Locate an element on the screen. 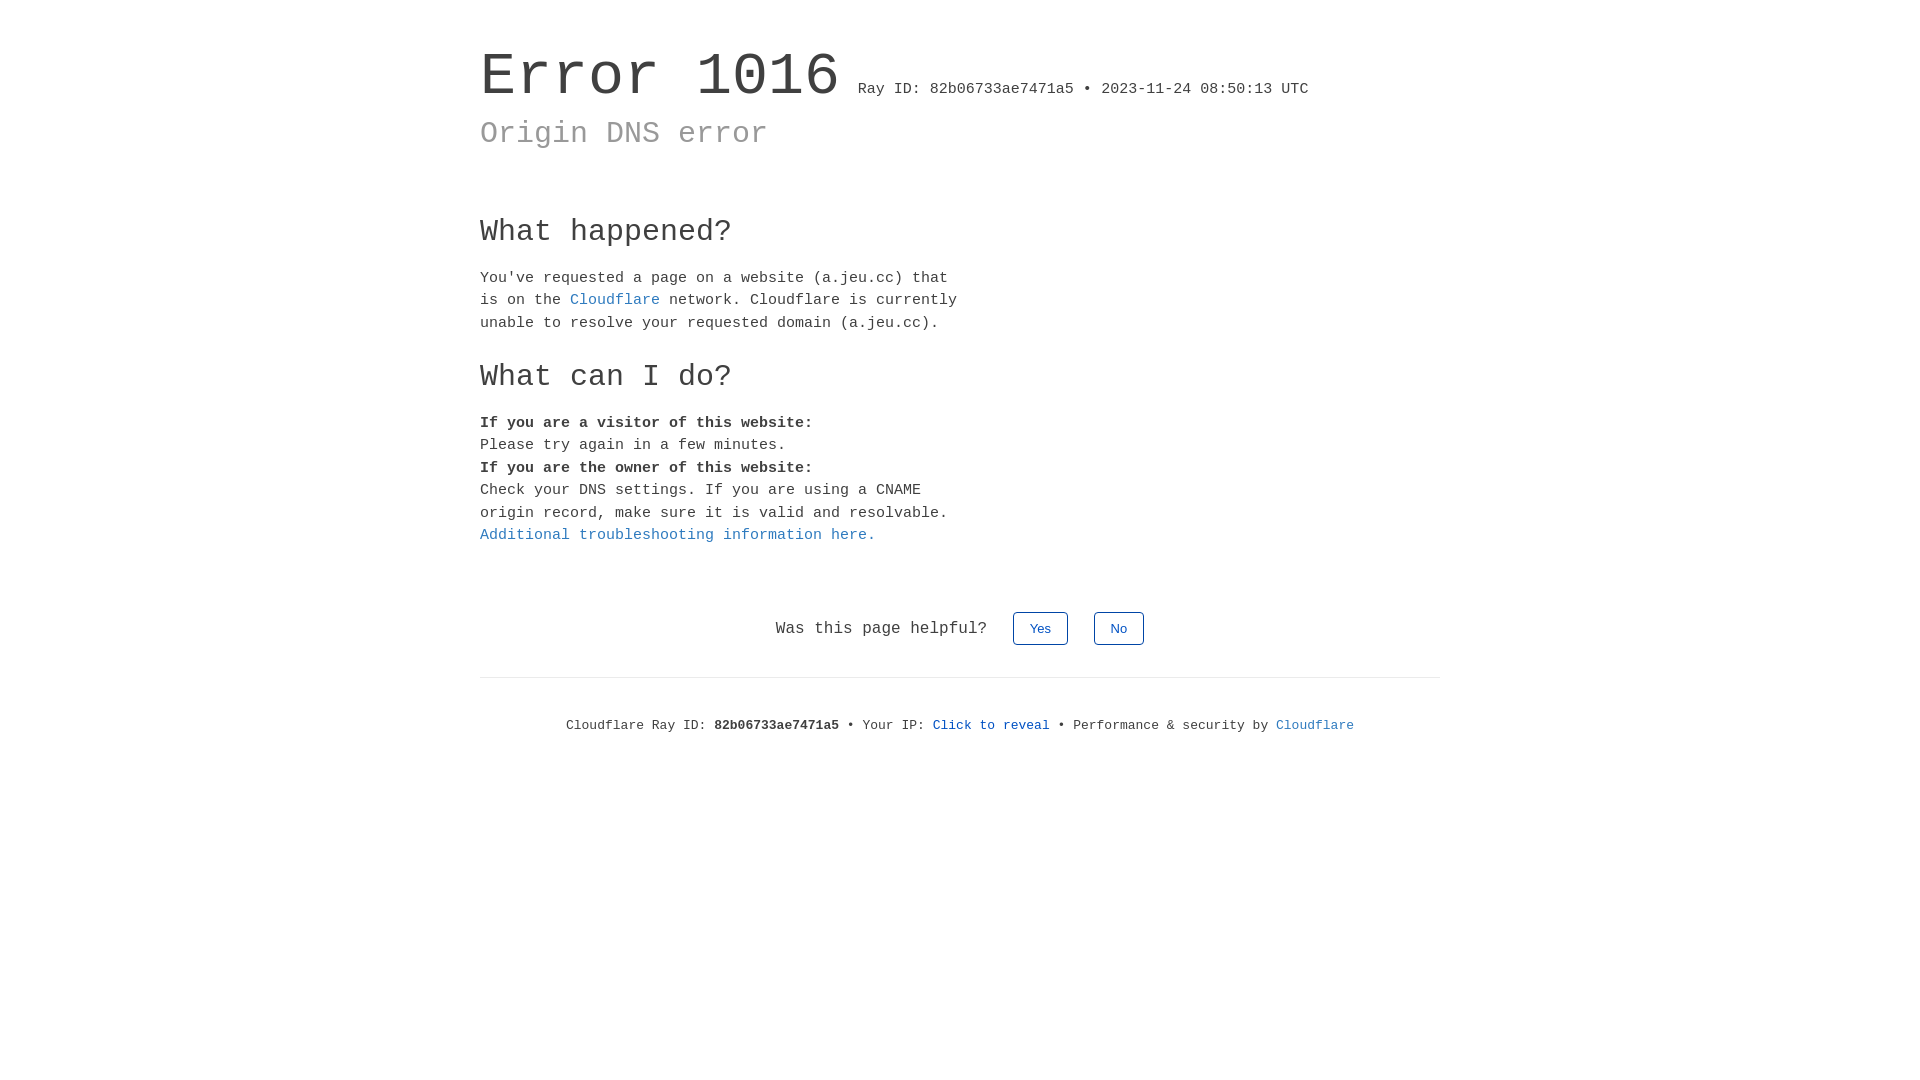  'Cloudflare' is located at coordinates (569, 300).